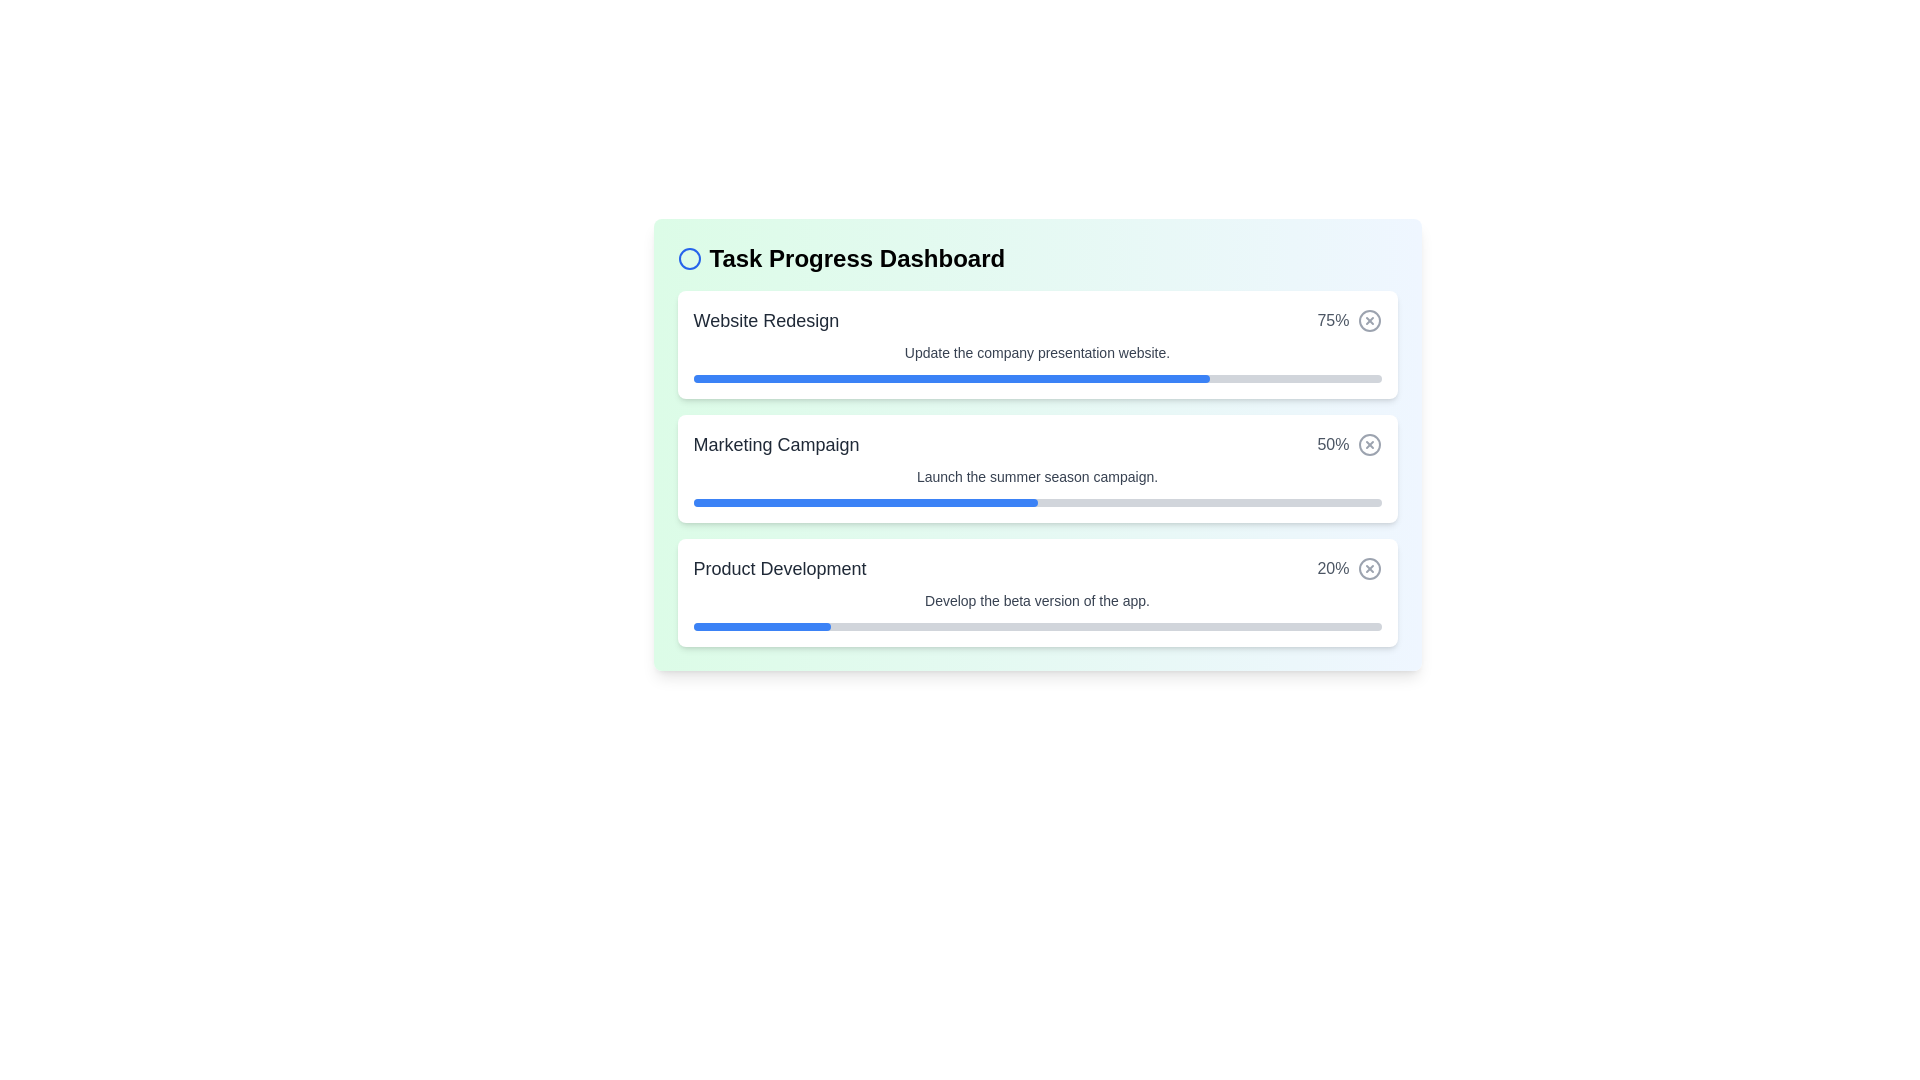  What do you see at coordinates (1037, 569) in the screenshot?
I see `task title and progress percentage from the third section of the task progress item display list, which is located between 'Marketing Campaign' and 'Develop the beta version of the app.'` at bounding box center [1037, 569].